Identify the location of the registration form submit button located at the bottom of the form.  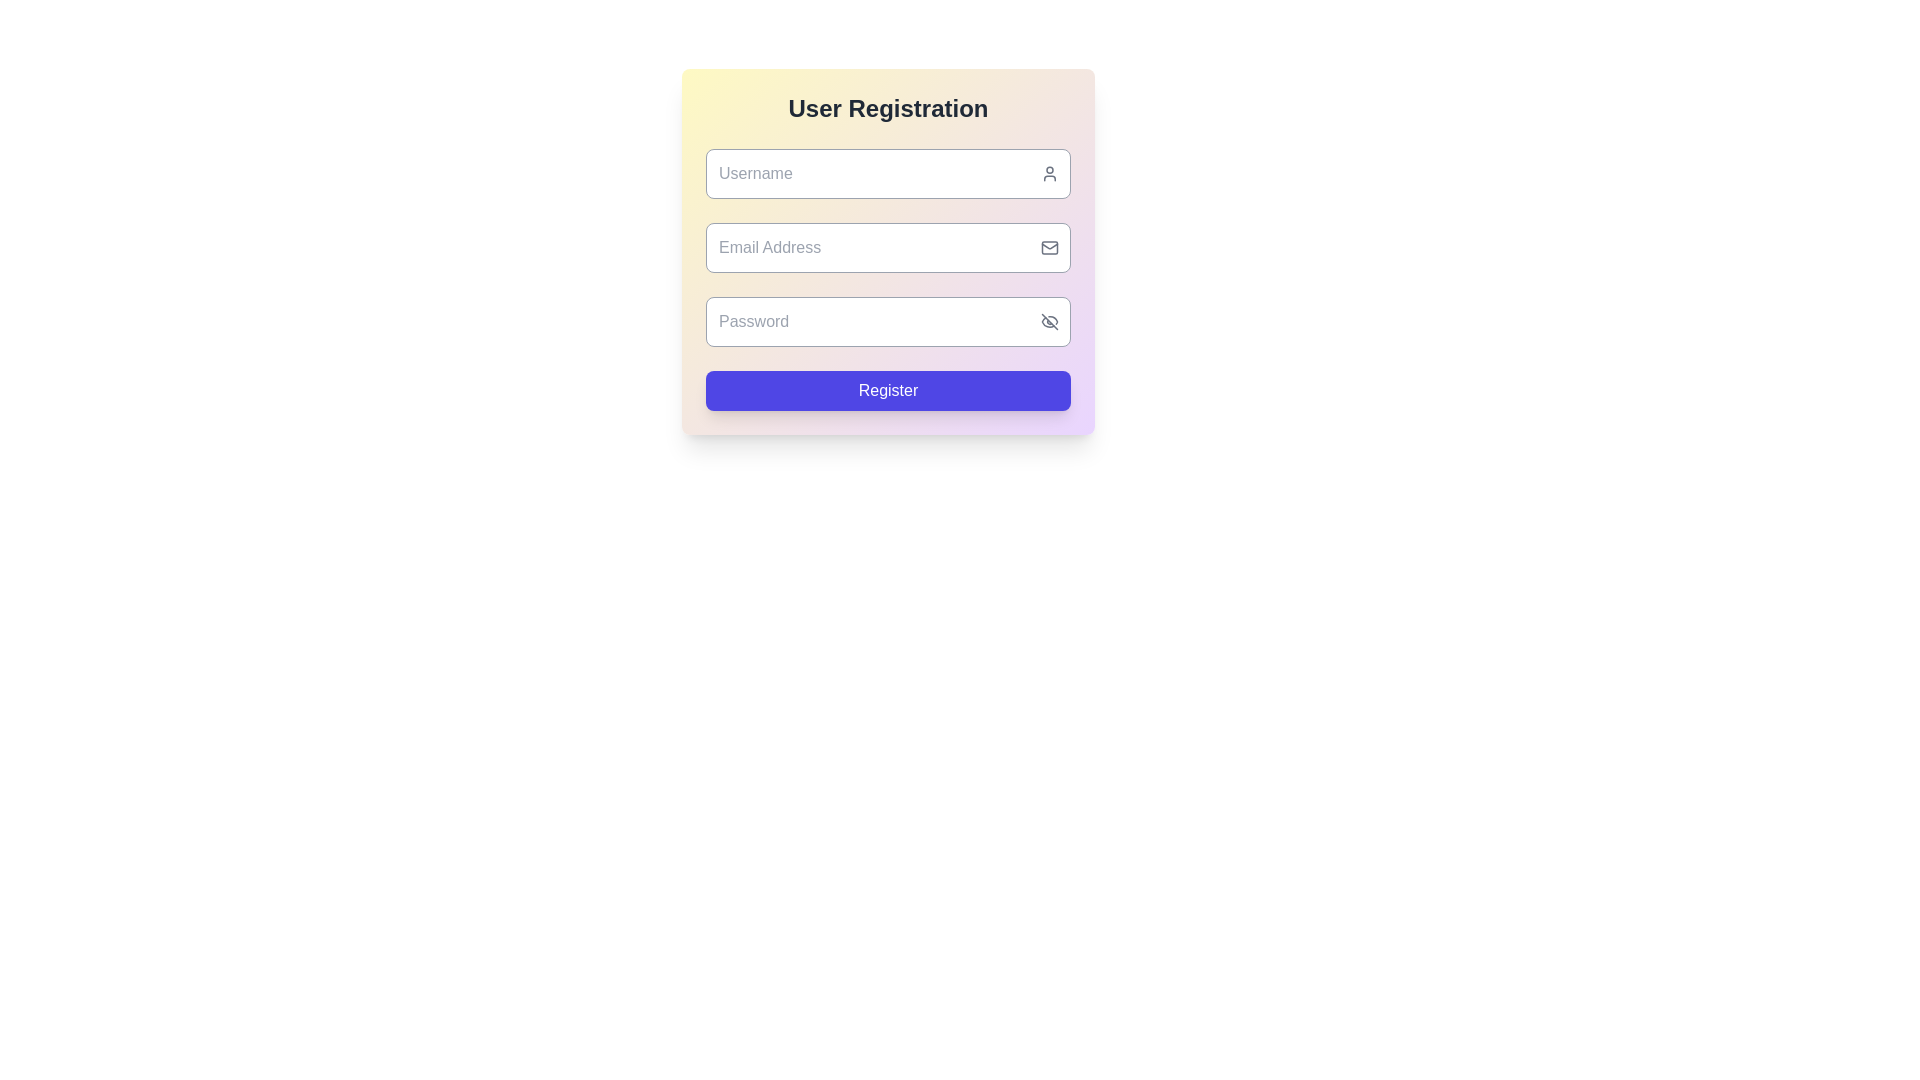
(887, 390).